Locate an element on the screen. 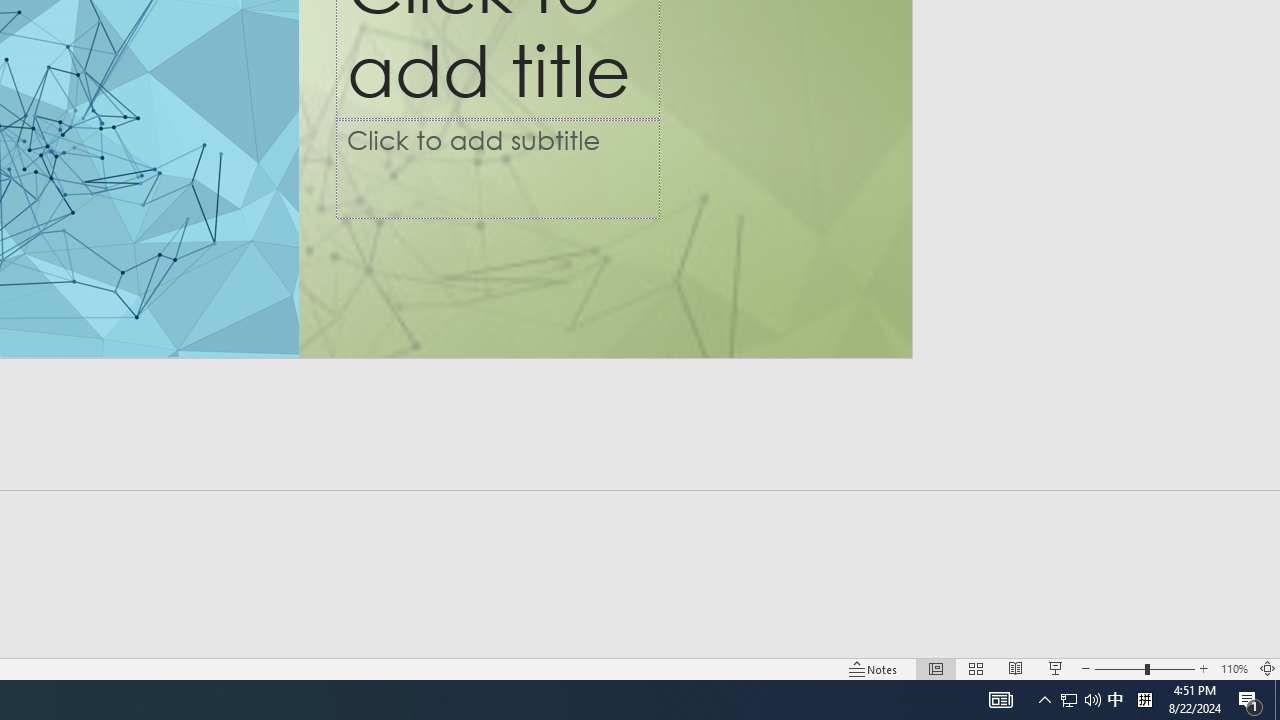  'Normal' is located at coordinates (935, 669).